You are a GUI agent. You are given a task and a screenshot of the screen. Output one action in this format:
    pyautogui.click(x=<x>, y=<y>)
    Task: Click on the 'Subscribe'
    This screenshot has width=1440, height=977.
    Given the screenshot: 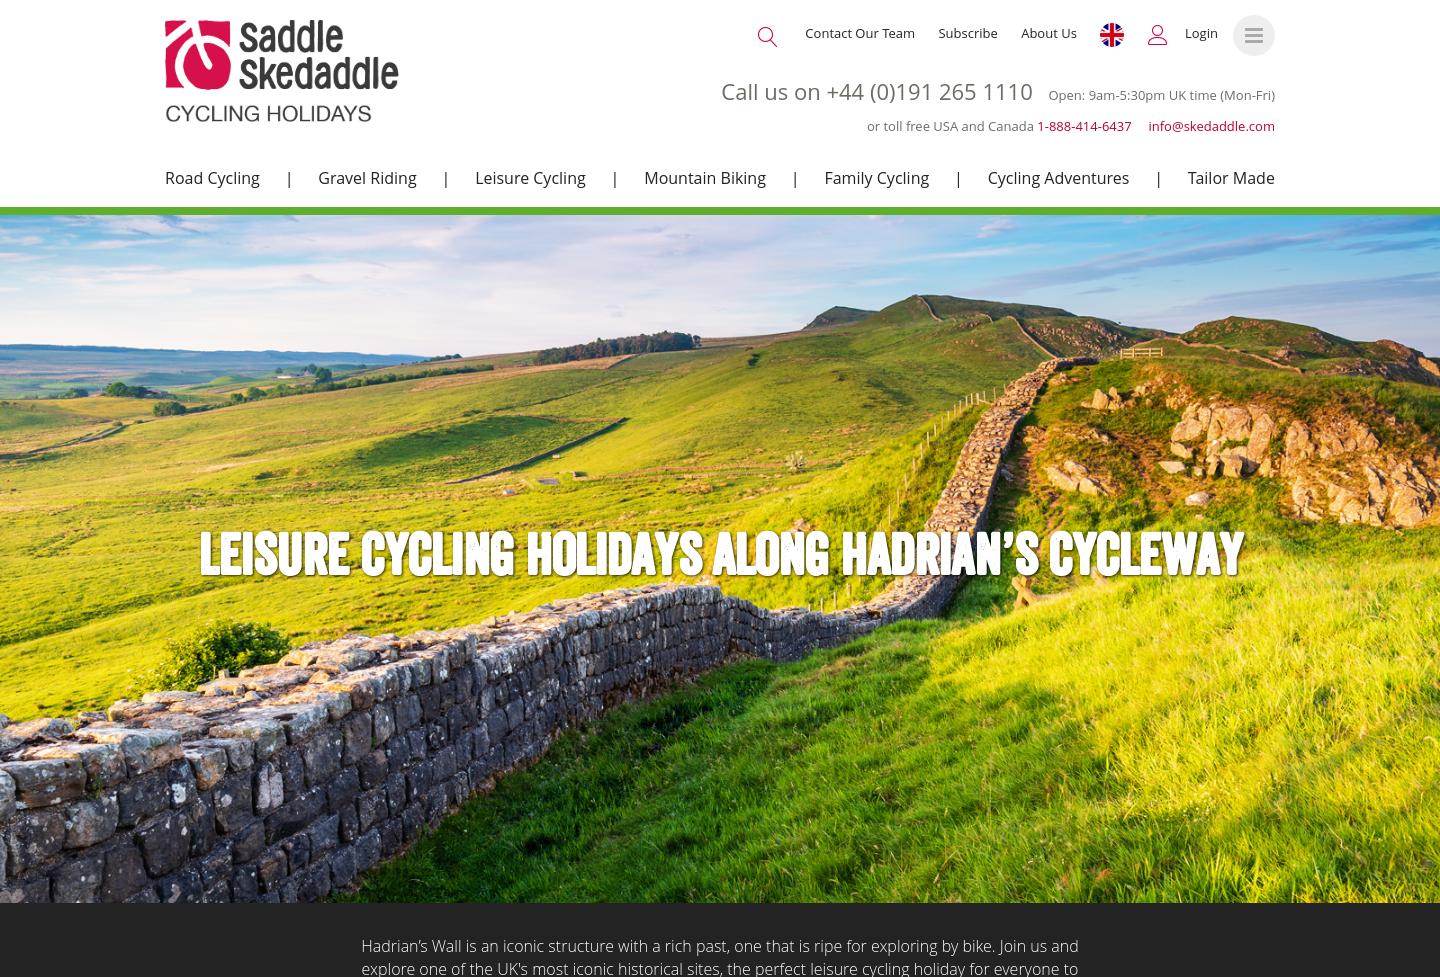 What is the action you would take?
    pyautogui.click(x=966, y=33)
    